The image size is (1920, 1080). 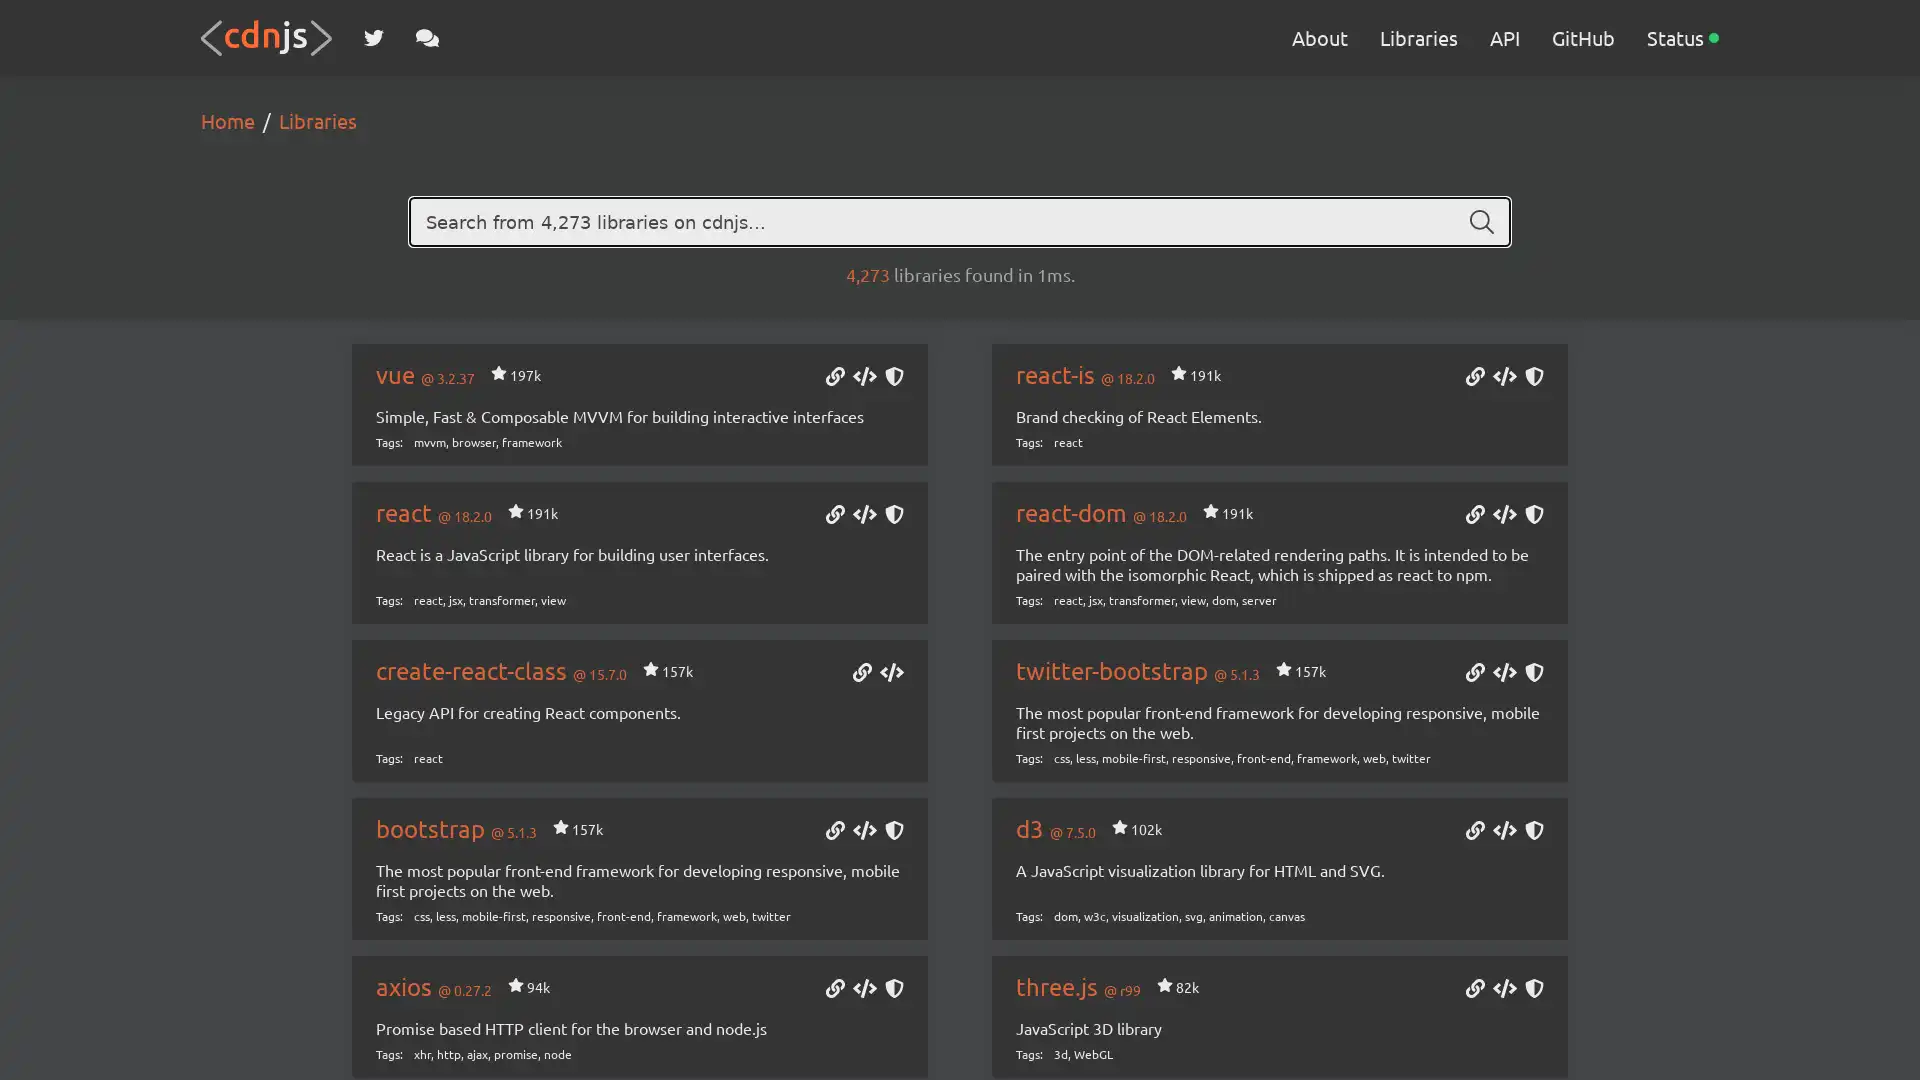 What do you see at coordinates (1503, 990) in the screenshot?
I see `Copy Script Tag` at bounding box center [1503, 990].